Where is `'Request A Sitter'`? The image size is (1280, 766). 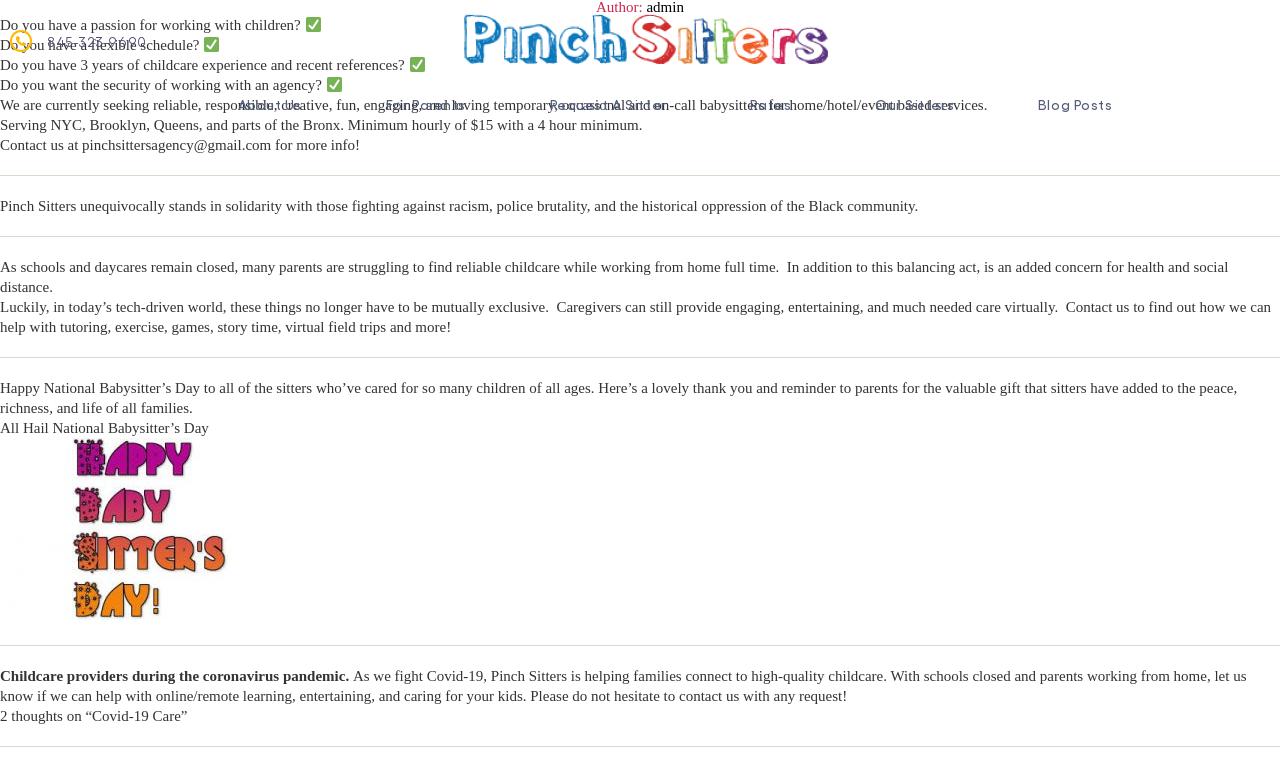
'Request A Sitter' is located at coordinates (606, 103).